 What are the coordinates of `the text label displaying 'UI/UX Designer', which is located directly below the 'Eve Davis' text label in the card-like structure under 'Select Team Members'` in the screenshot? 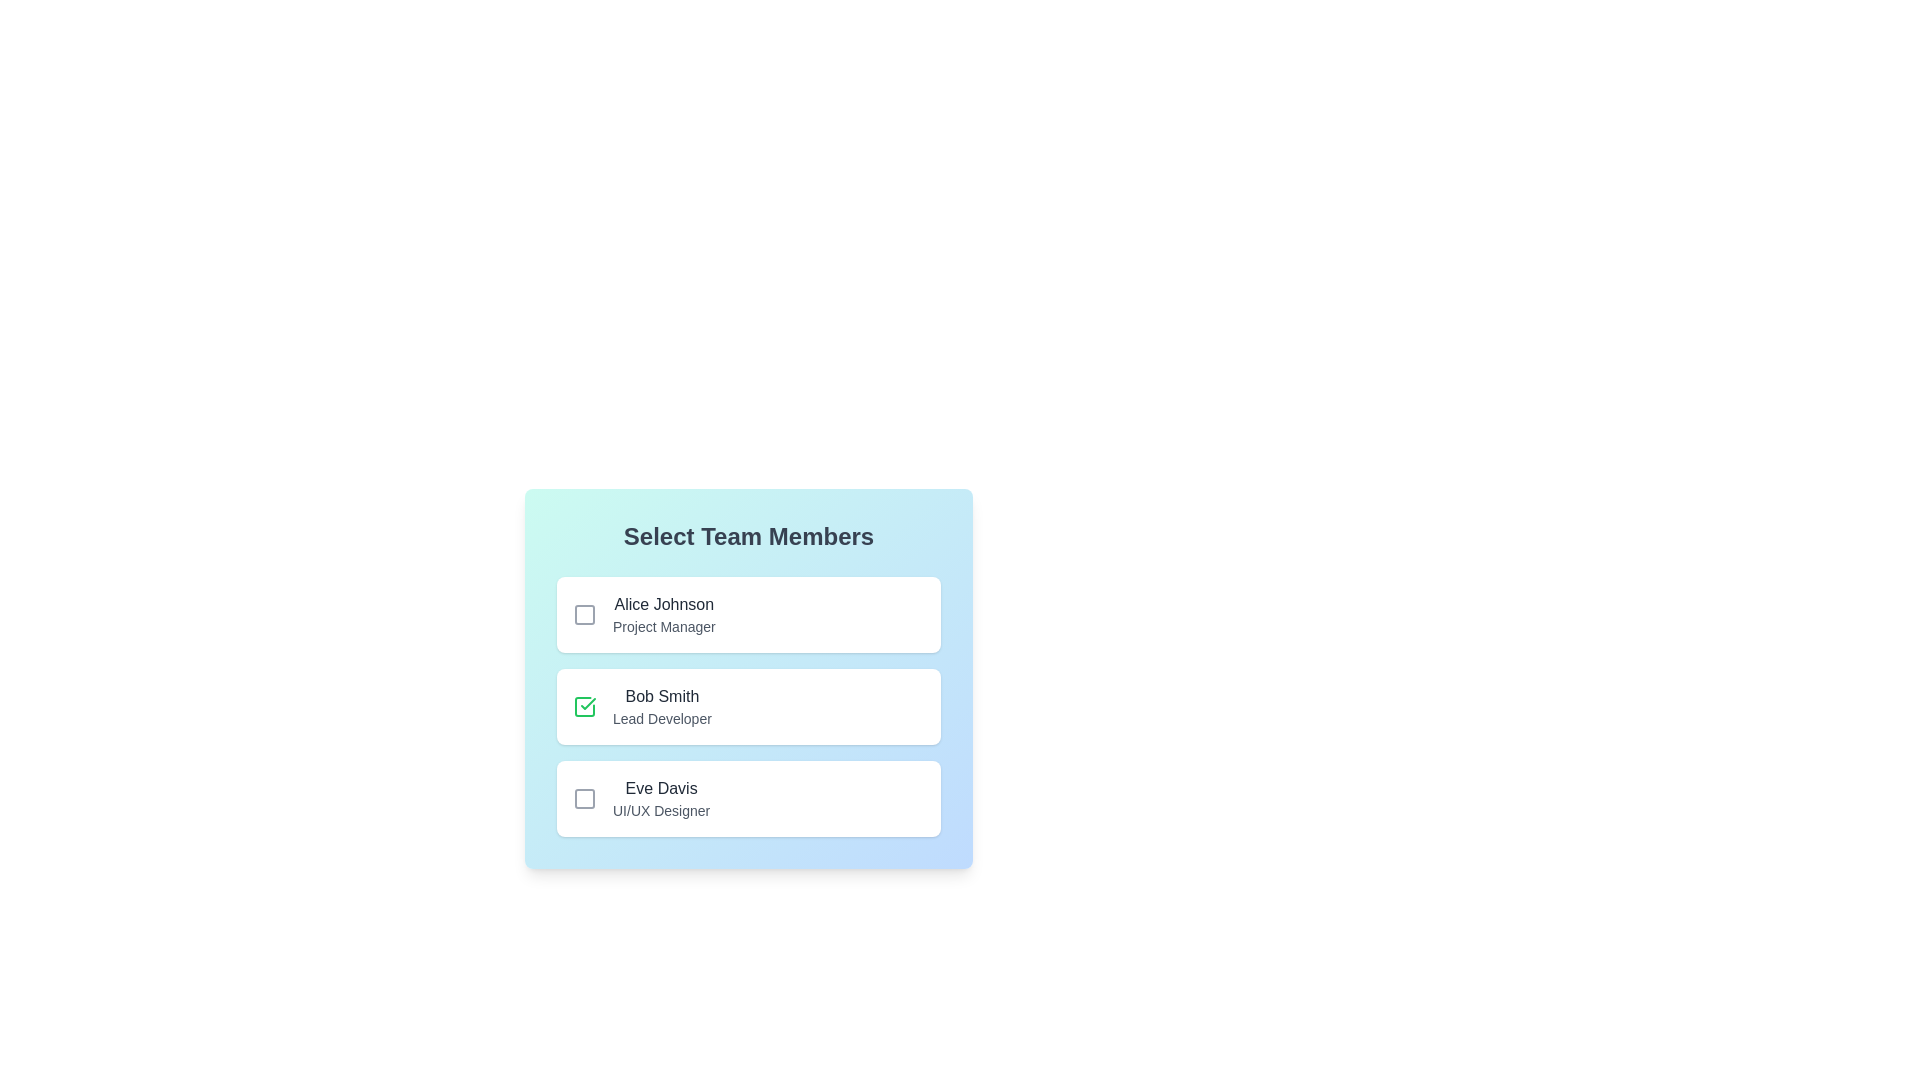 It's located at (661, 810).